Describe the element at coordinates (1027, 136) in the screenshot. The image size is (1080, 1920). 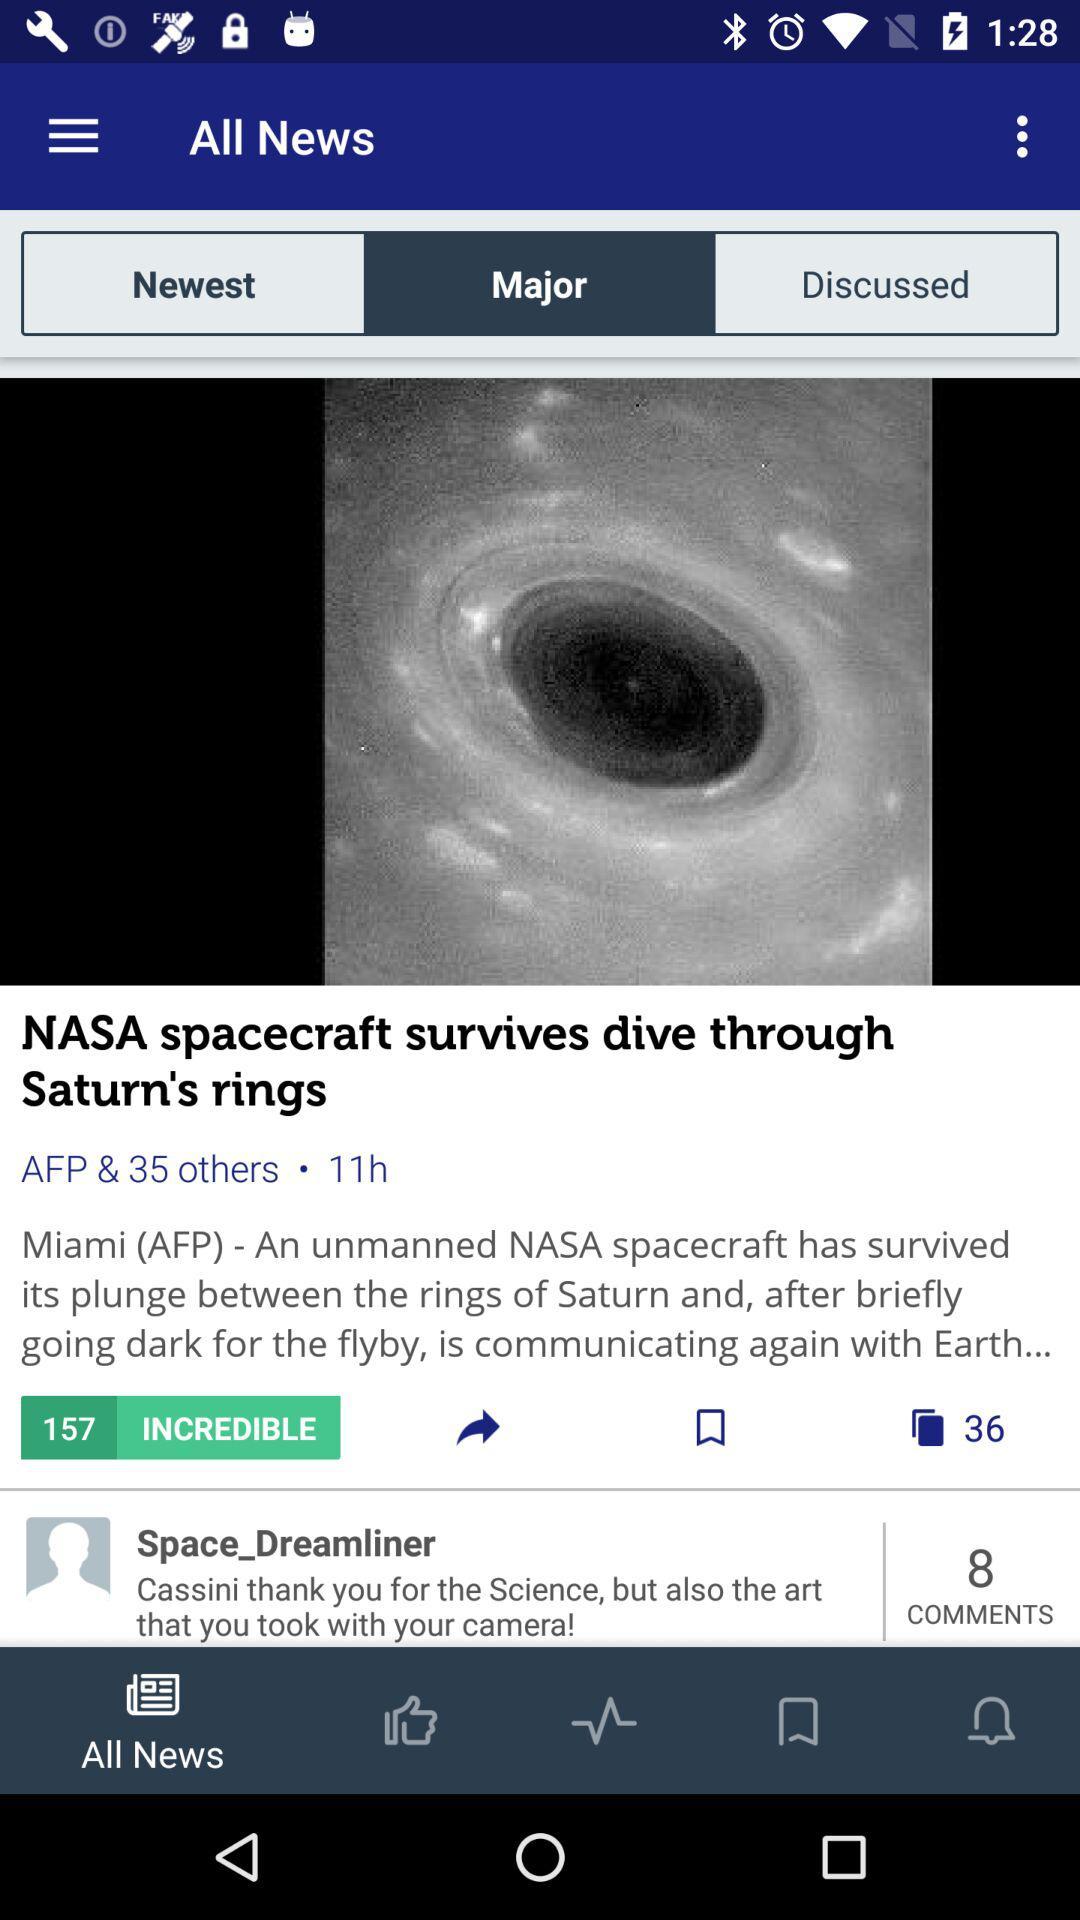
I see `three vertical dots` at that location.